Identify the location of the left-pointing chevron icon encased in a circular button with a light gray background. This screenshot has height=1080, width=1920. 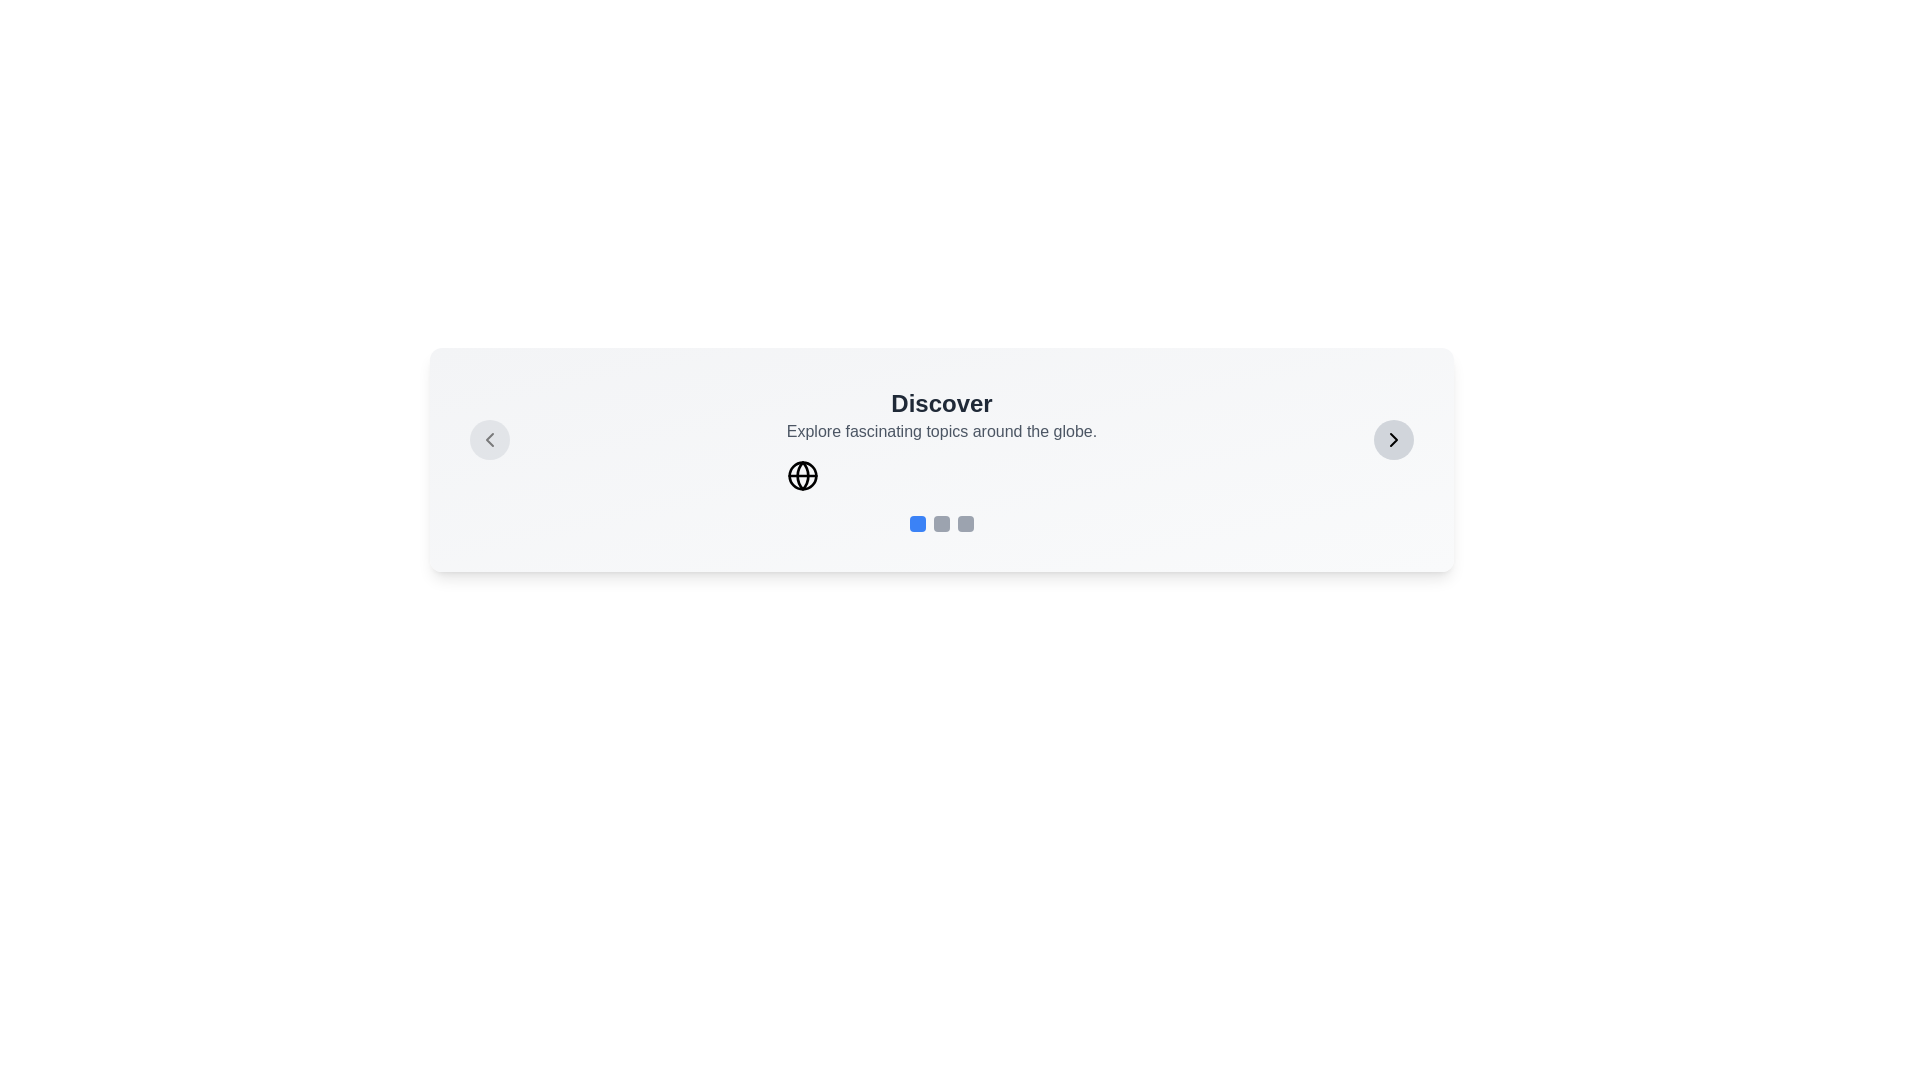
(489, 438).